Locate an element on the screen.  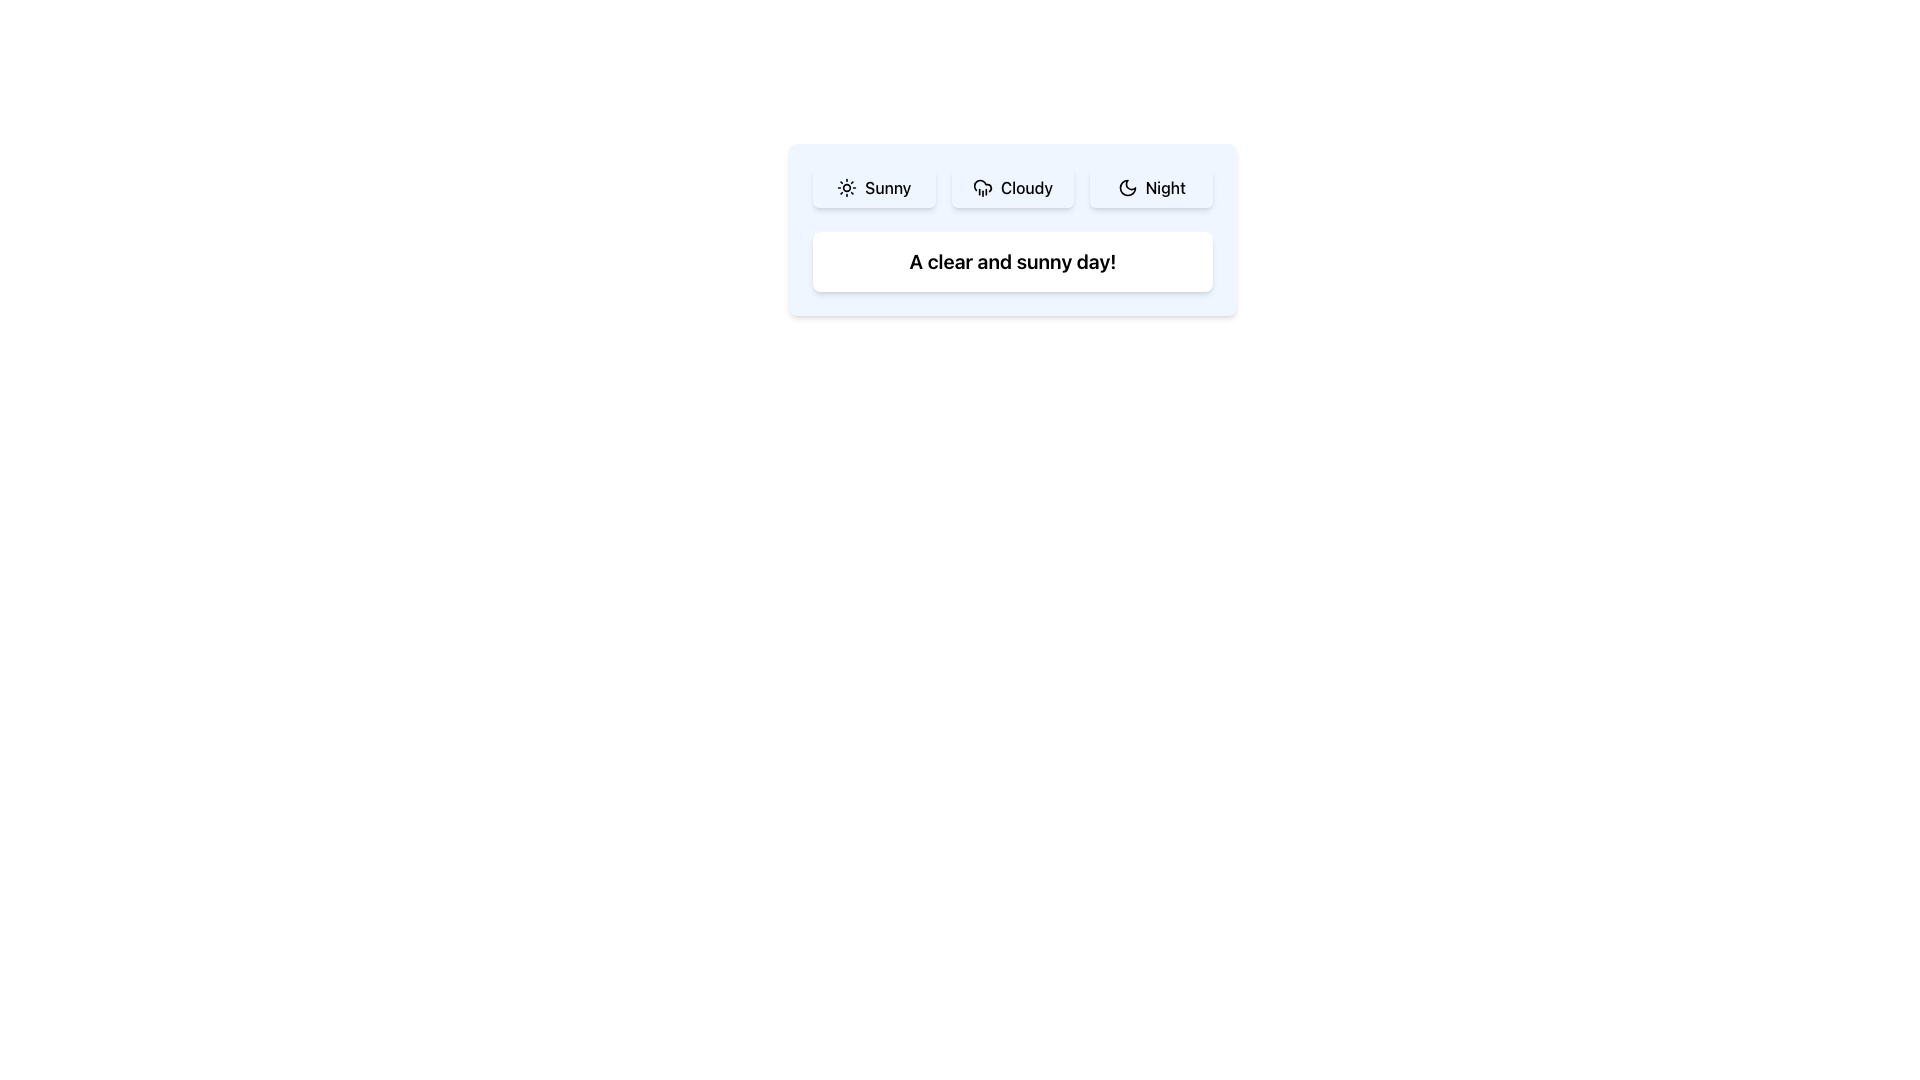
the 'Night' weather condition icon located at the far right of the three options in the horizontal menu is located at coordinates (1127, 188).